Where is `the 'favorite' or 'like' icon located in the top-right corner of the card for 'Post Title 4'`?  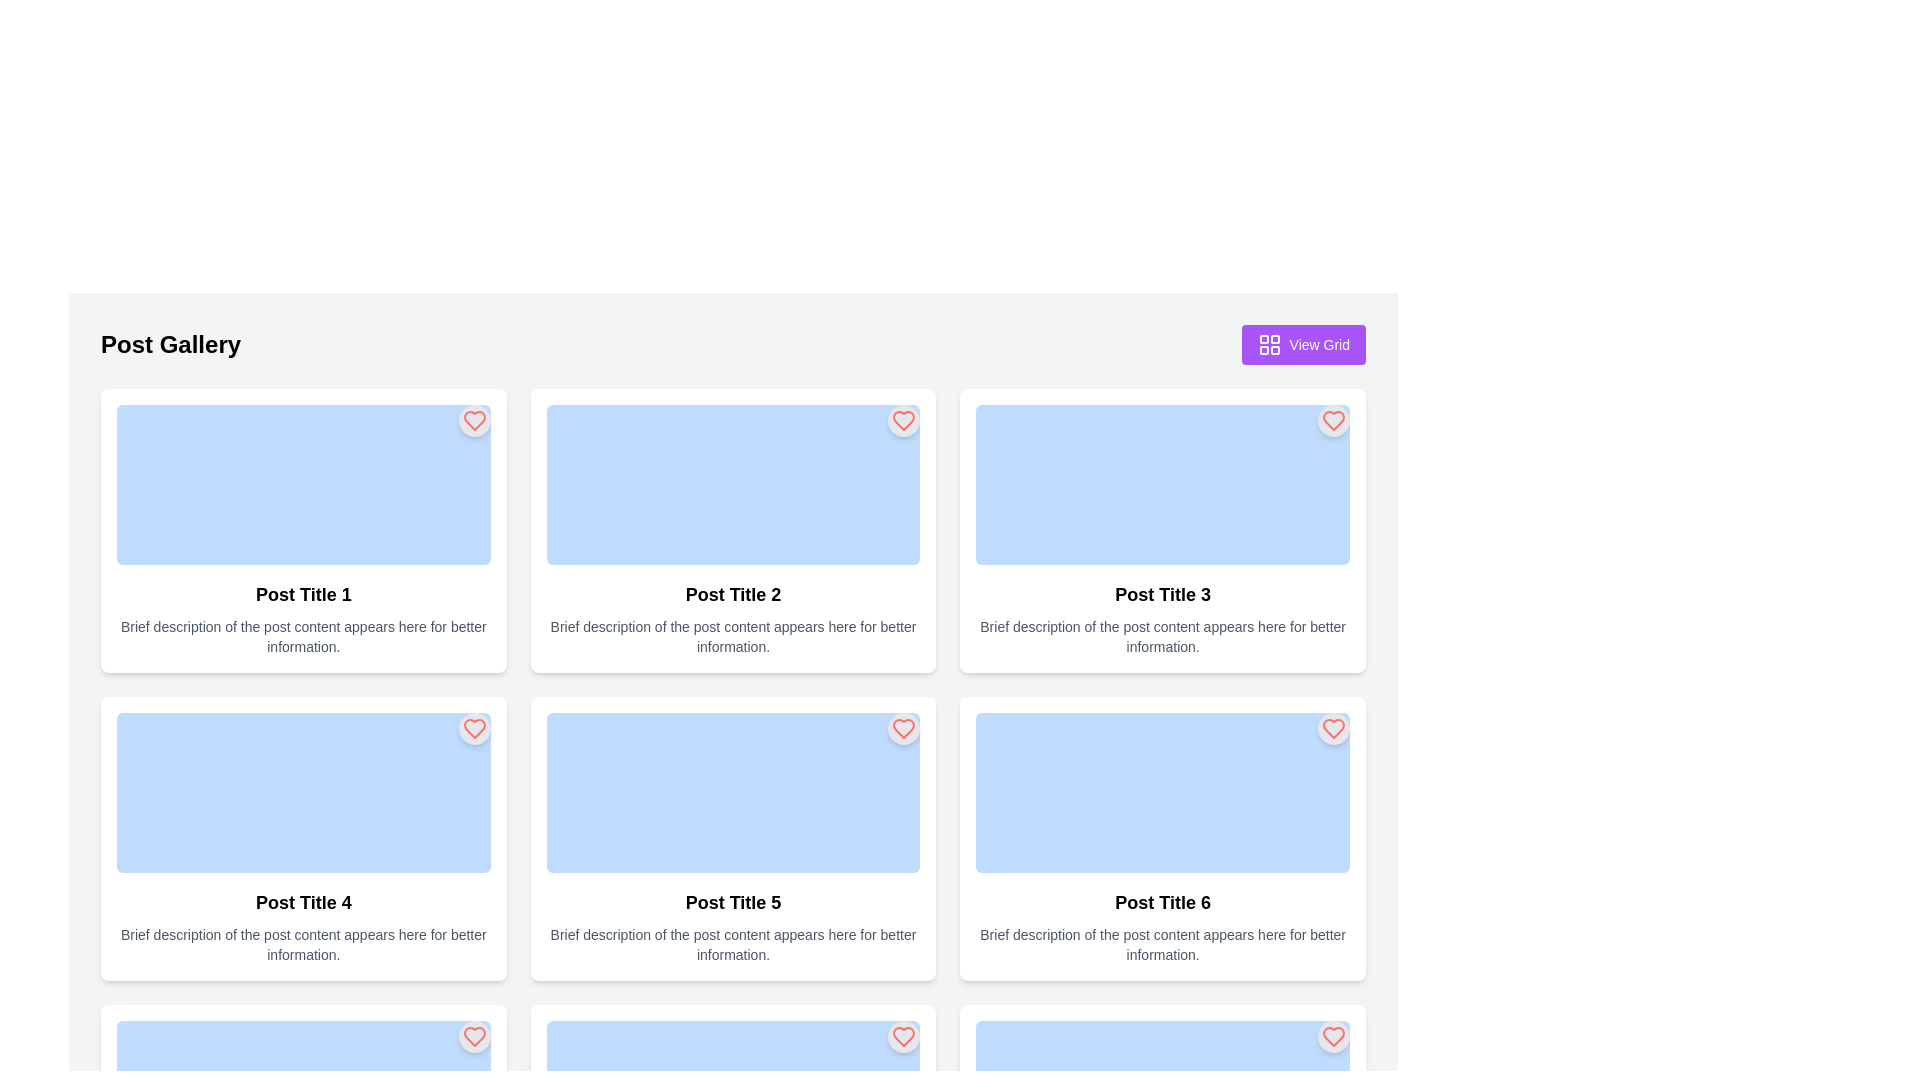
the 'favorite' or 'like' icon located in the top-right corner of the card for 'Post Title 4' is located at coordinates (473, 1036).